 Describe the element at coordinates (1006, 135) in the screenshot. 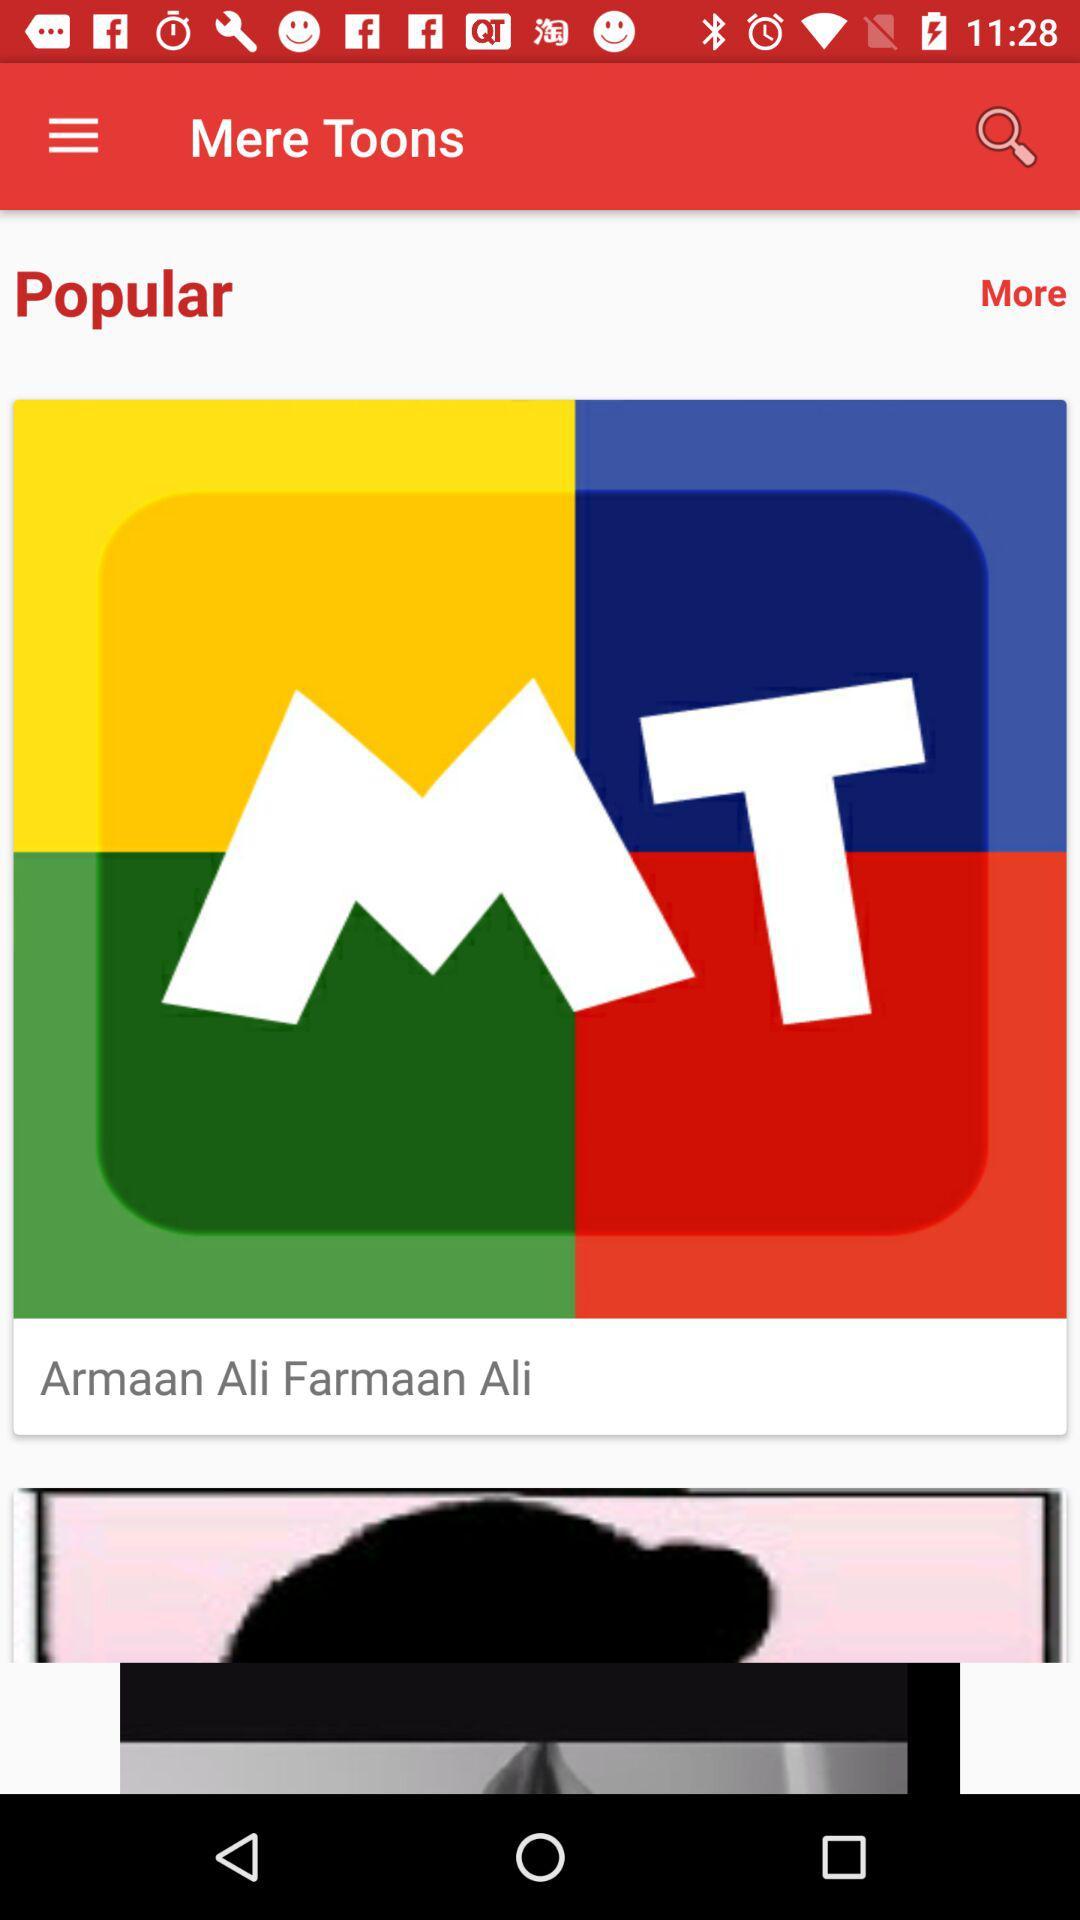

I see `icon next to mere toons icon` at that location.